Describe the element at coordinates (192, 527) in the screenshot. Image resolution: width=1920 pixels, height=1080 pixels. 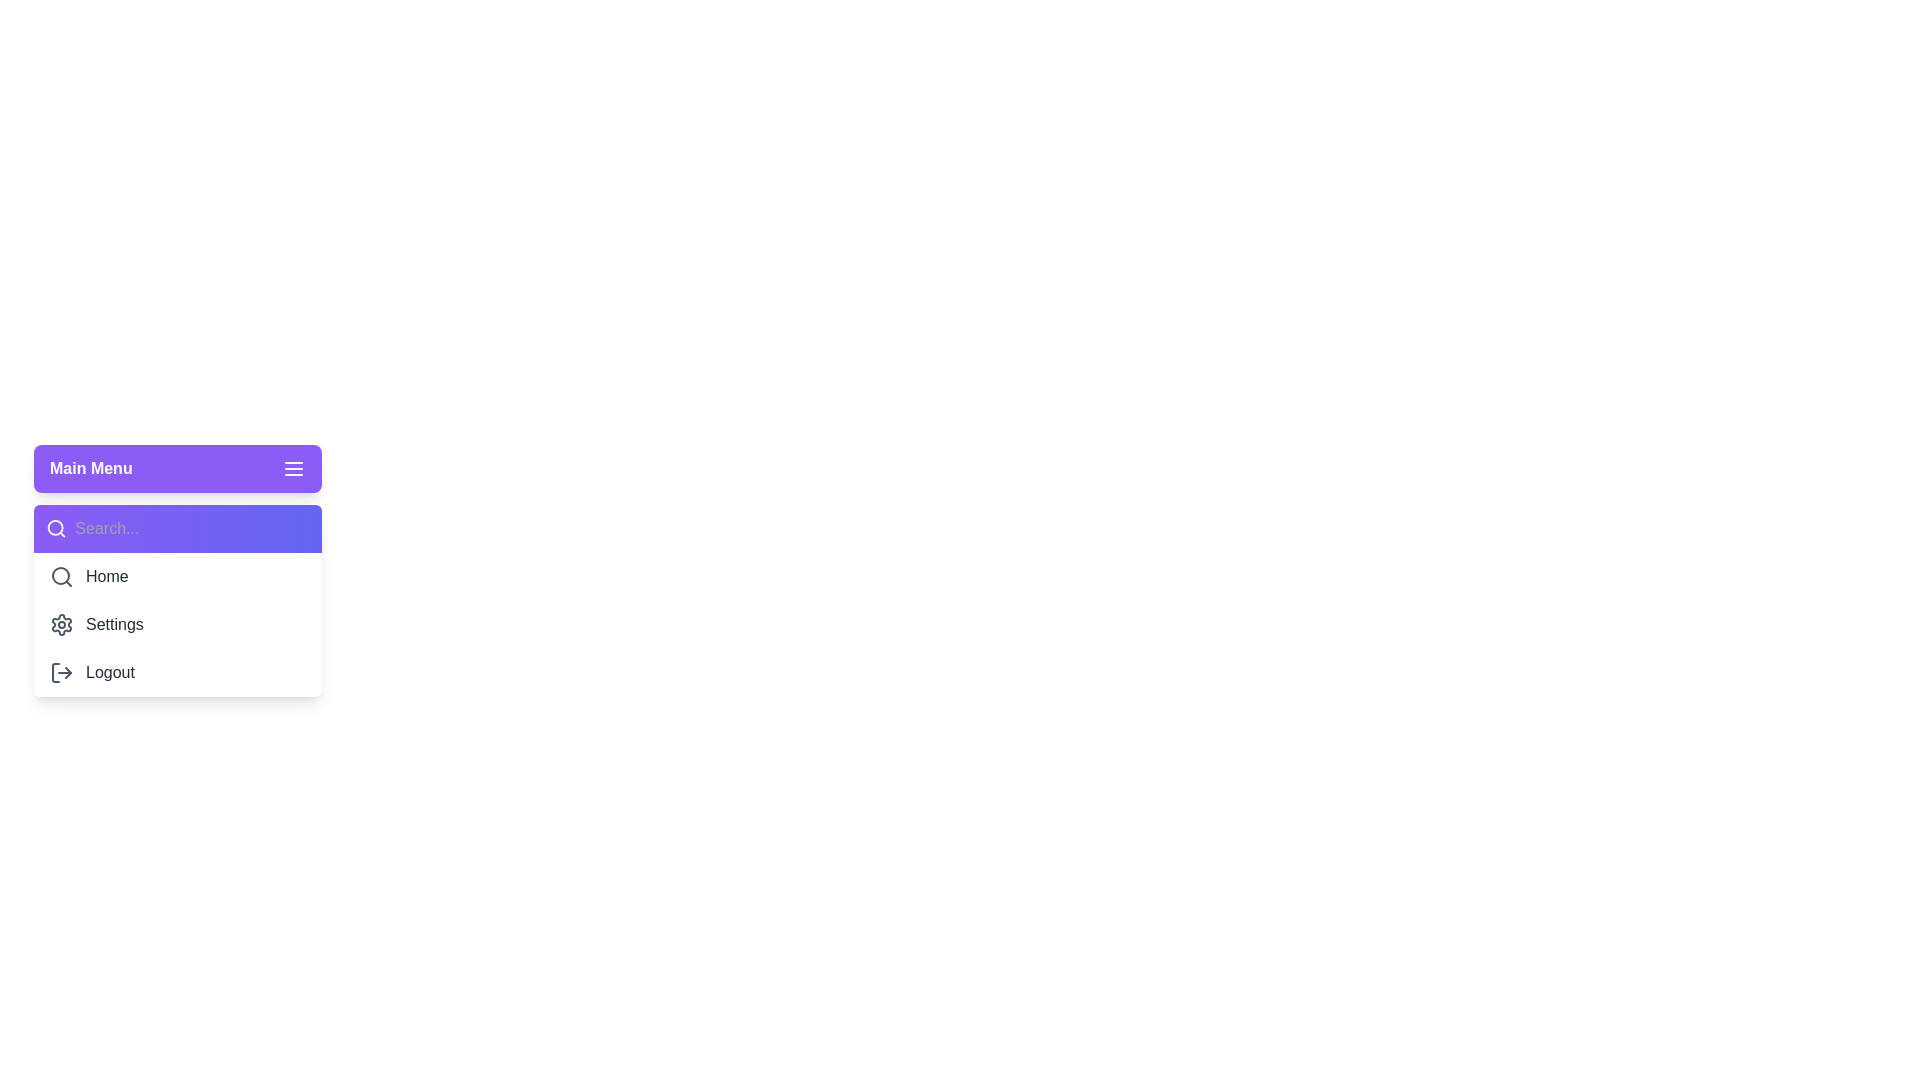
I see `the search input field to focus it` at that location.